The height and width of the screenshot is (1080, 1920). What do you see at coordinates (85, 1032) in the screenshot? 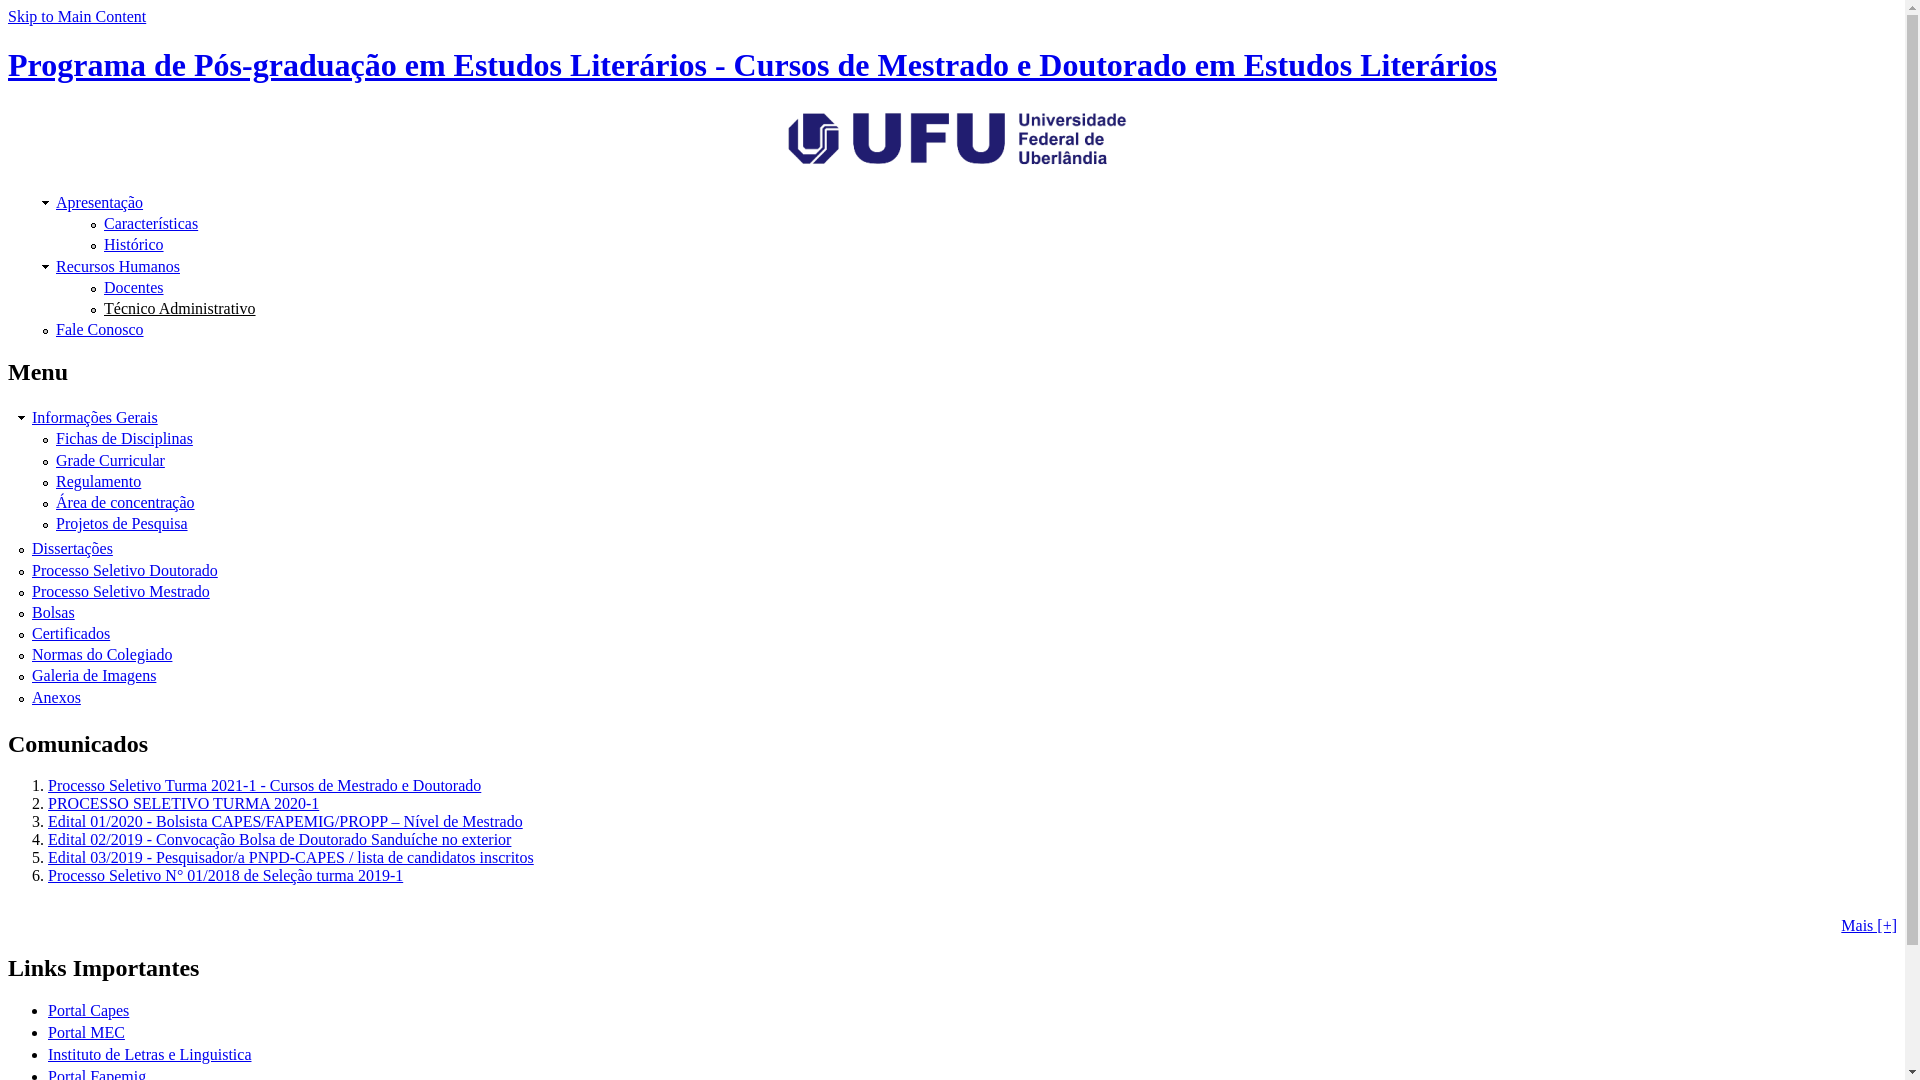
I see `'Portal MEC'` at bounding box center [85, 1032].